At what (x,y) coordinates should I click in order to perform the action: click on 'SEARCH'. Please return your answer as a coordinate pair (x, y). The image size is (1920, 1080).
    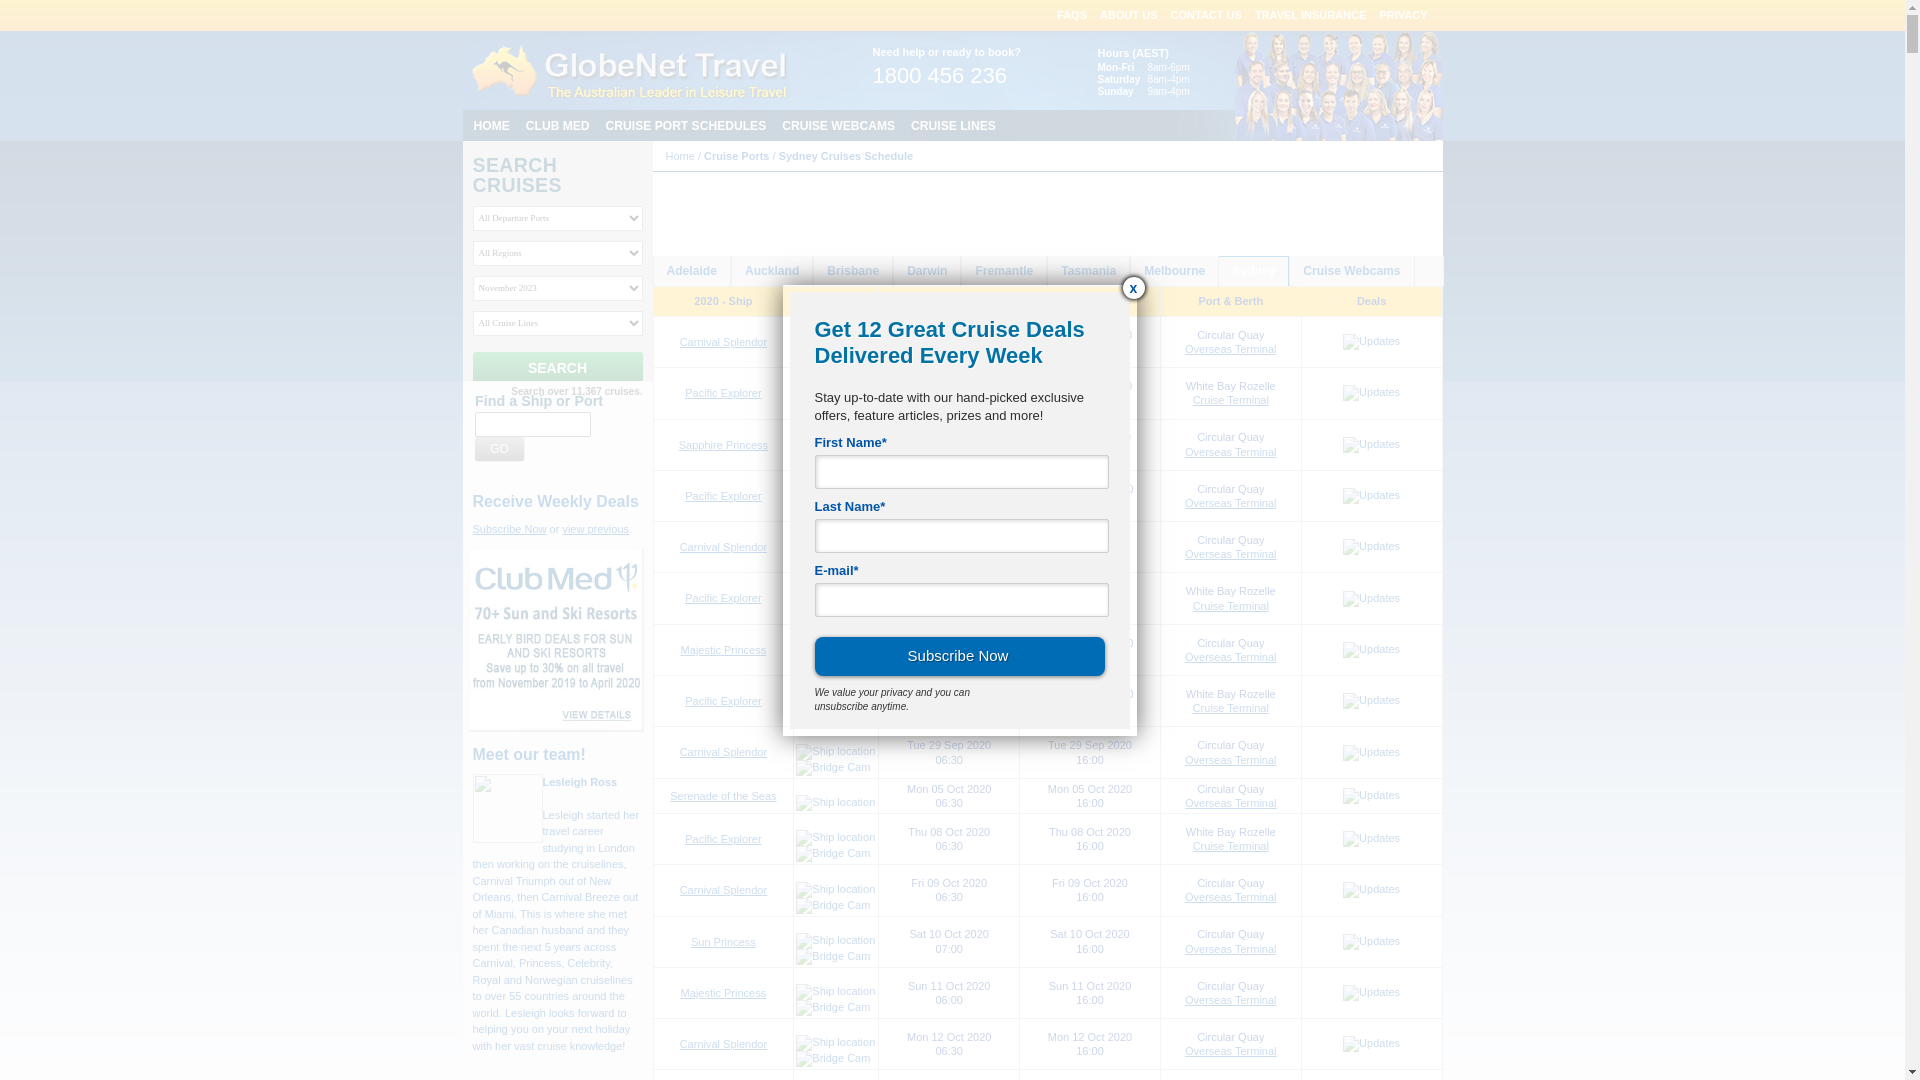
    Looking at the image, I should click on (556, 367).